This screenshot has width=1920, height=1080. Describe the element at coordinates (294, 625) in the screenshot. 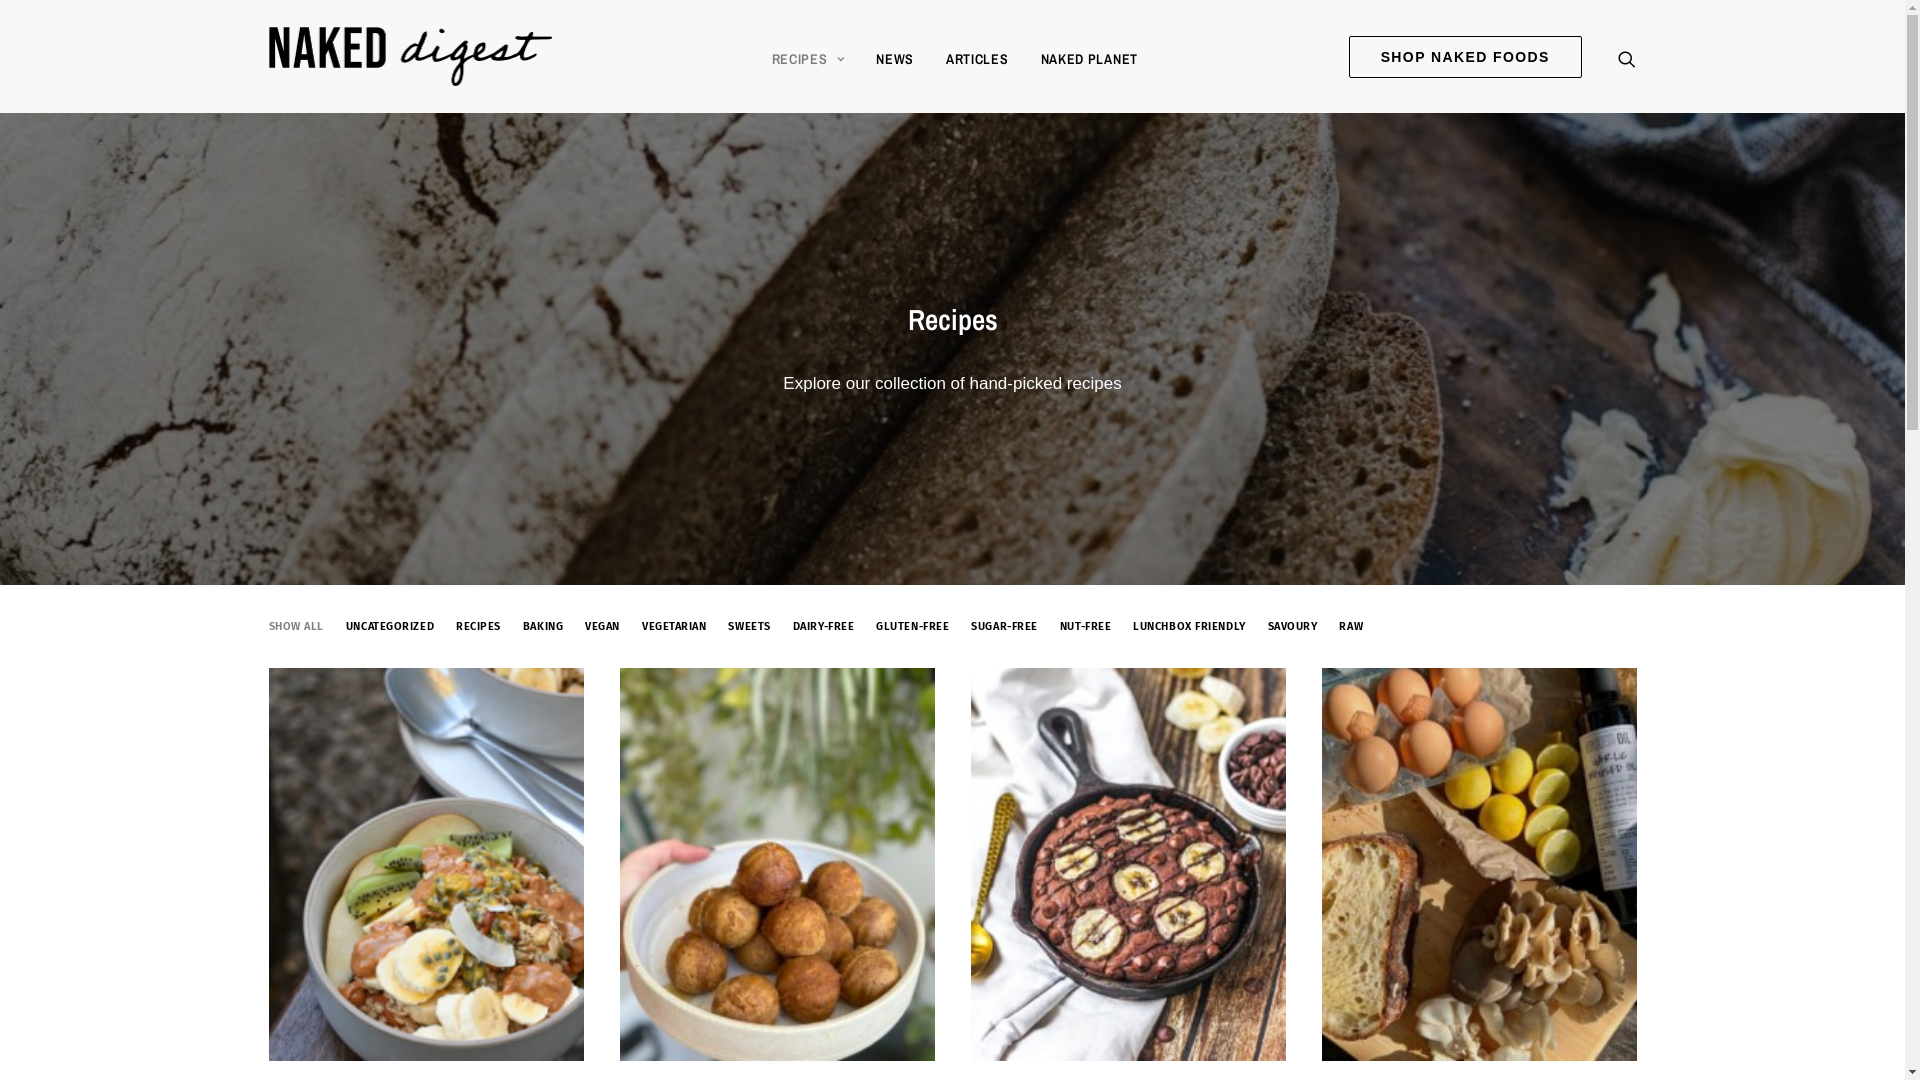

I see `'SHOW ALL'` at that location.